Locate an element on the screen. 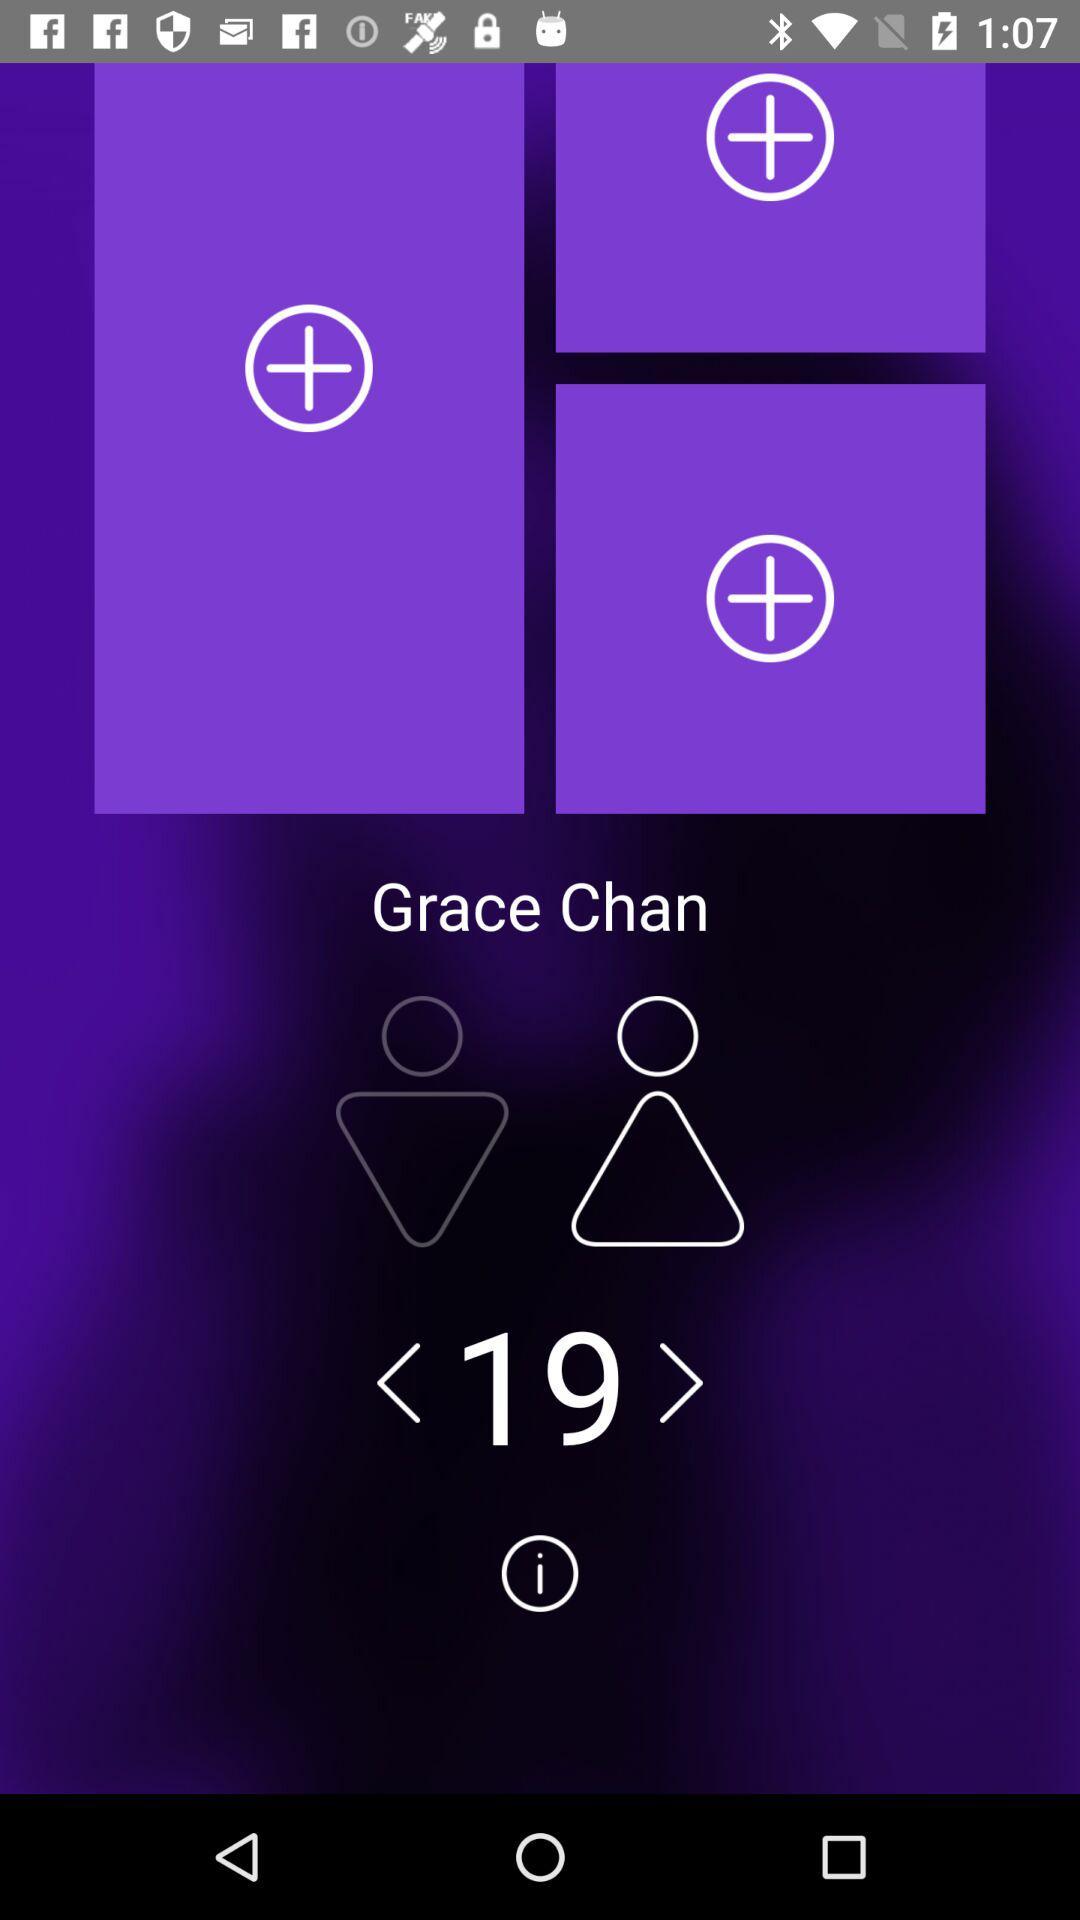 The image size is (1080, 1920). increase number is located at coordinates (657, 1121).